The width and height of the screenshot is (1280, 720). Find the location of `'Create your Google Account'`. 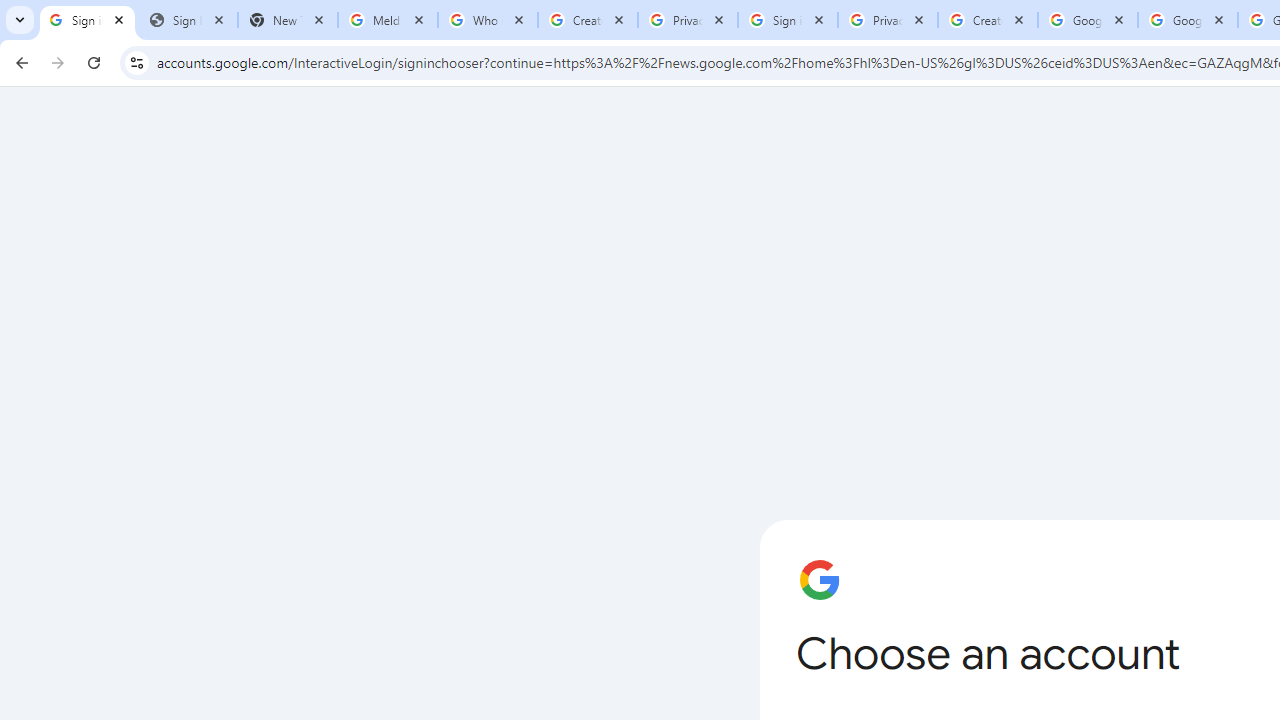

'Create your Google Account' is located at coordinates (988, 20).